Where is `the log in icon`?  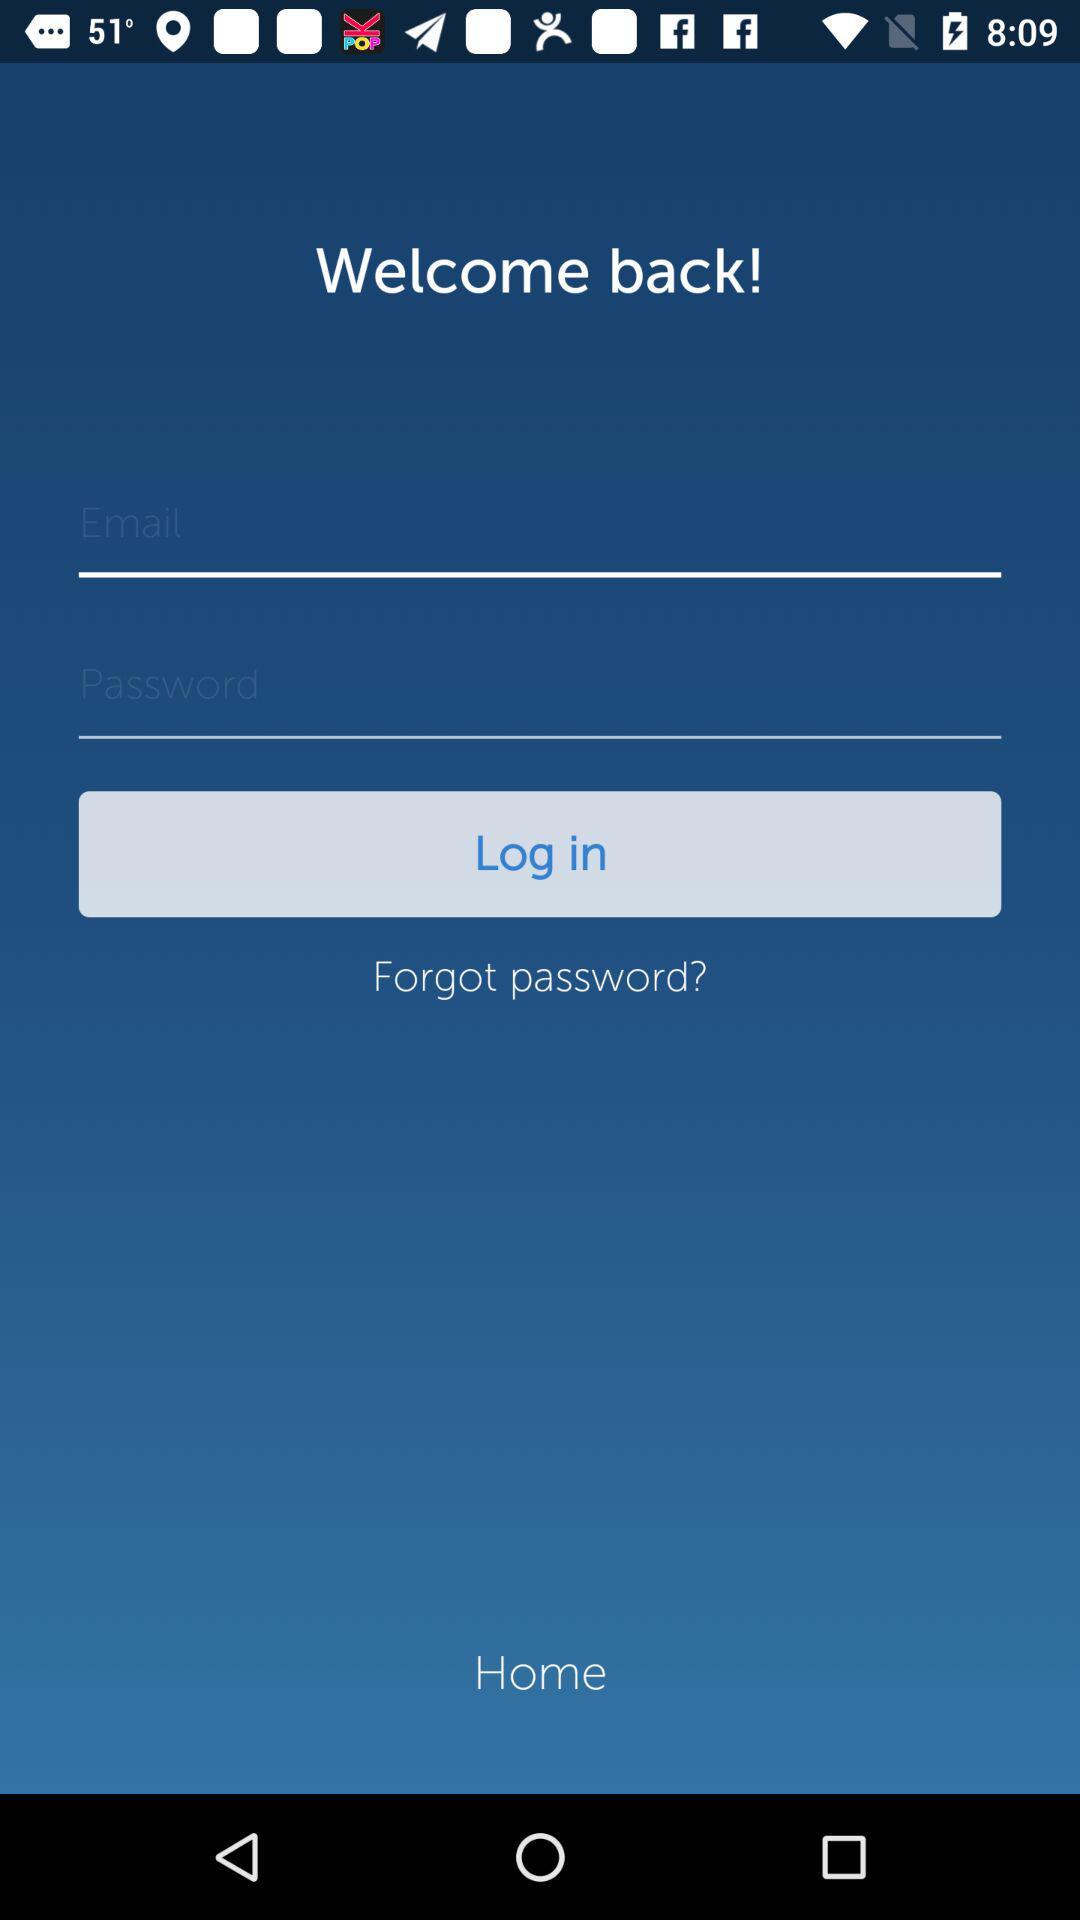 the log in icon is located at coordinates (540, 854).